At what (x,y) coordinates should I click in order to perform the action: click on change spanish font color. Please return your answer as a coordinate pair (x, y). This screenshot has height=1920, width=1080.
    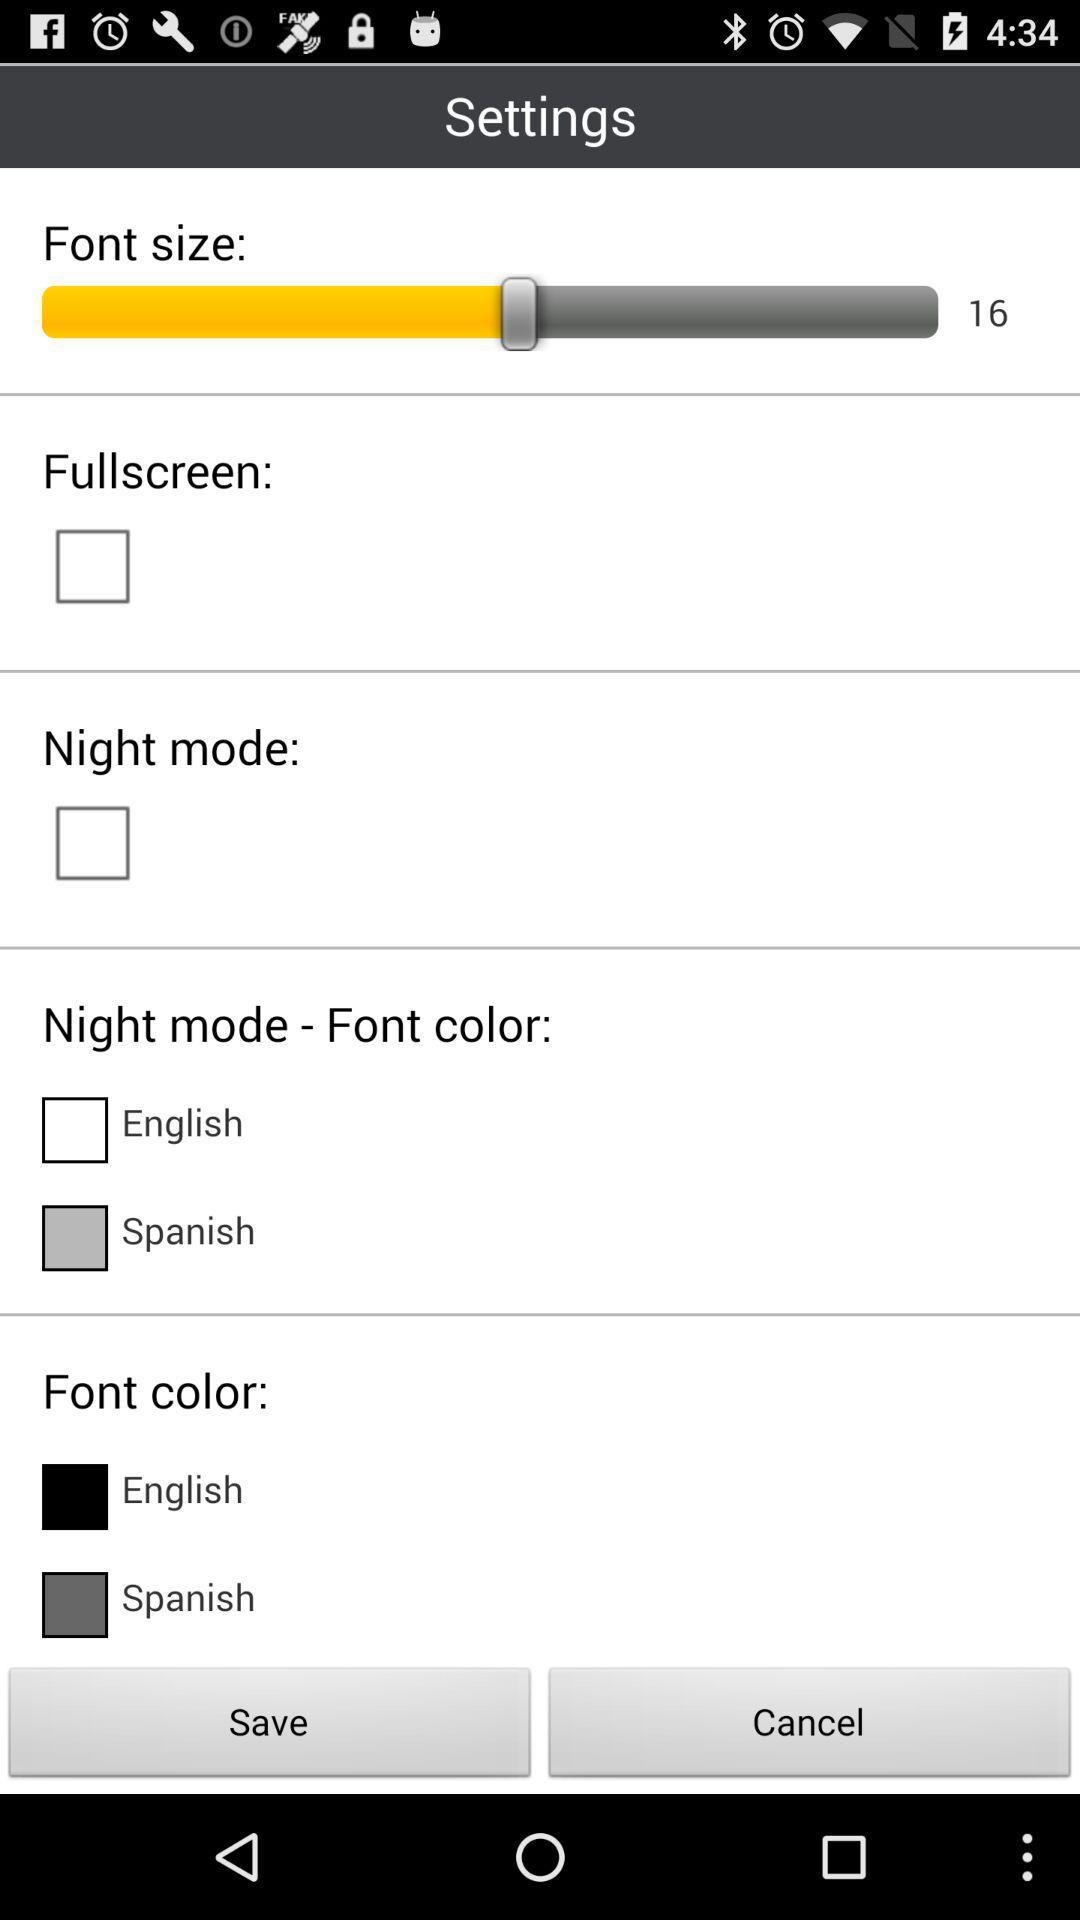
    Looking at the image, I should click on (73, 1604).